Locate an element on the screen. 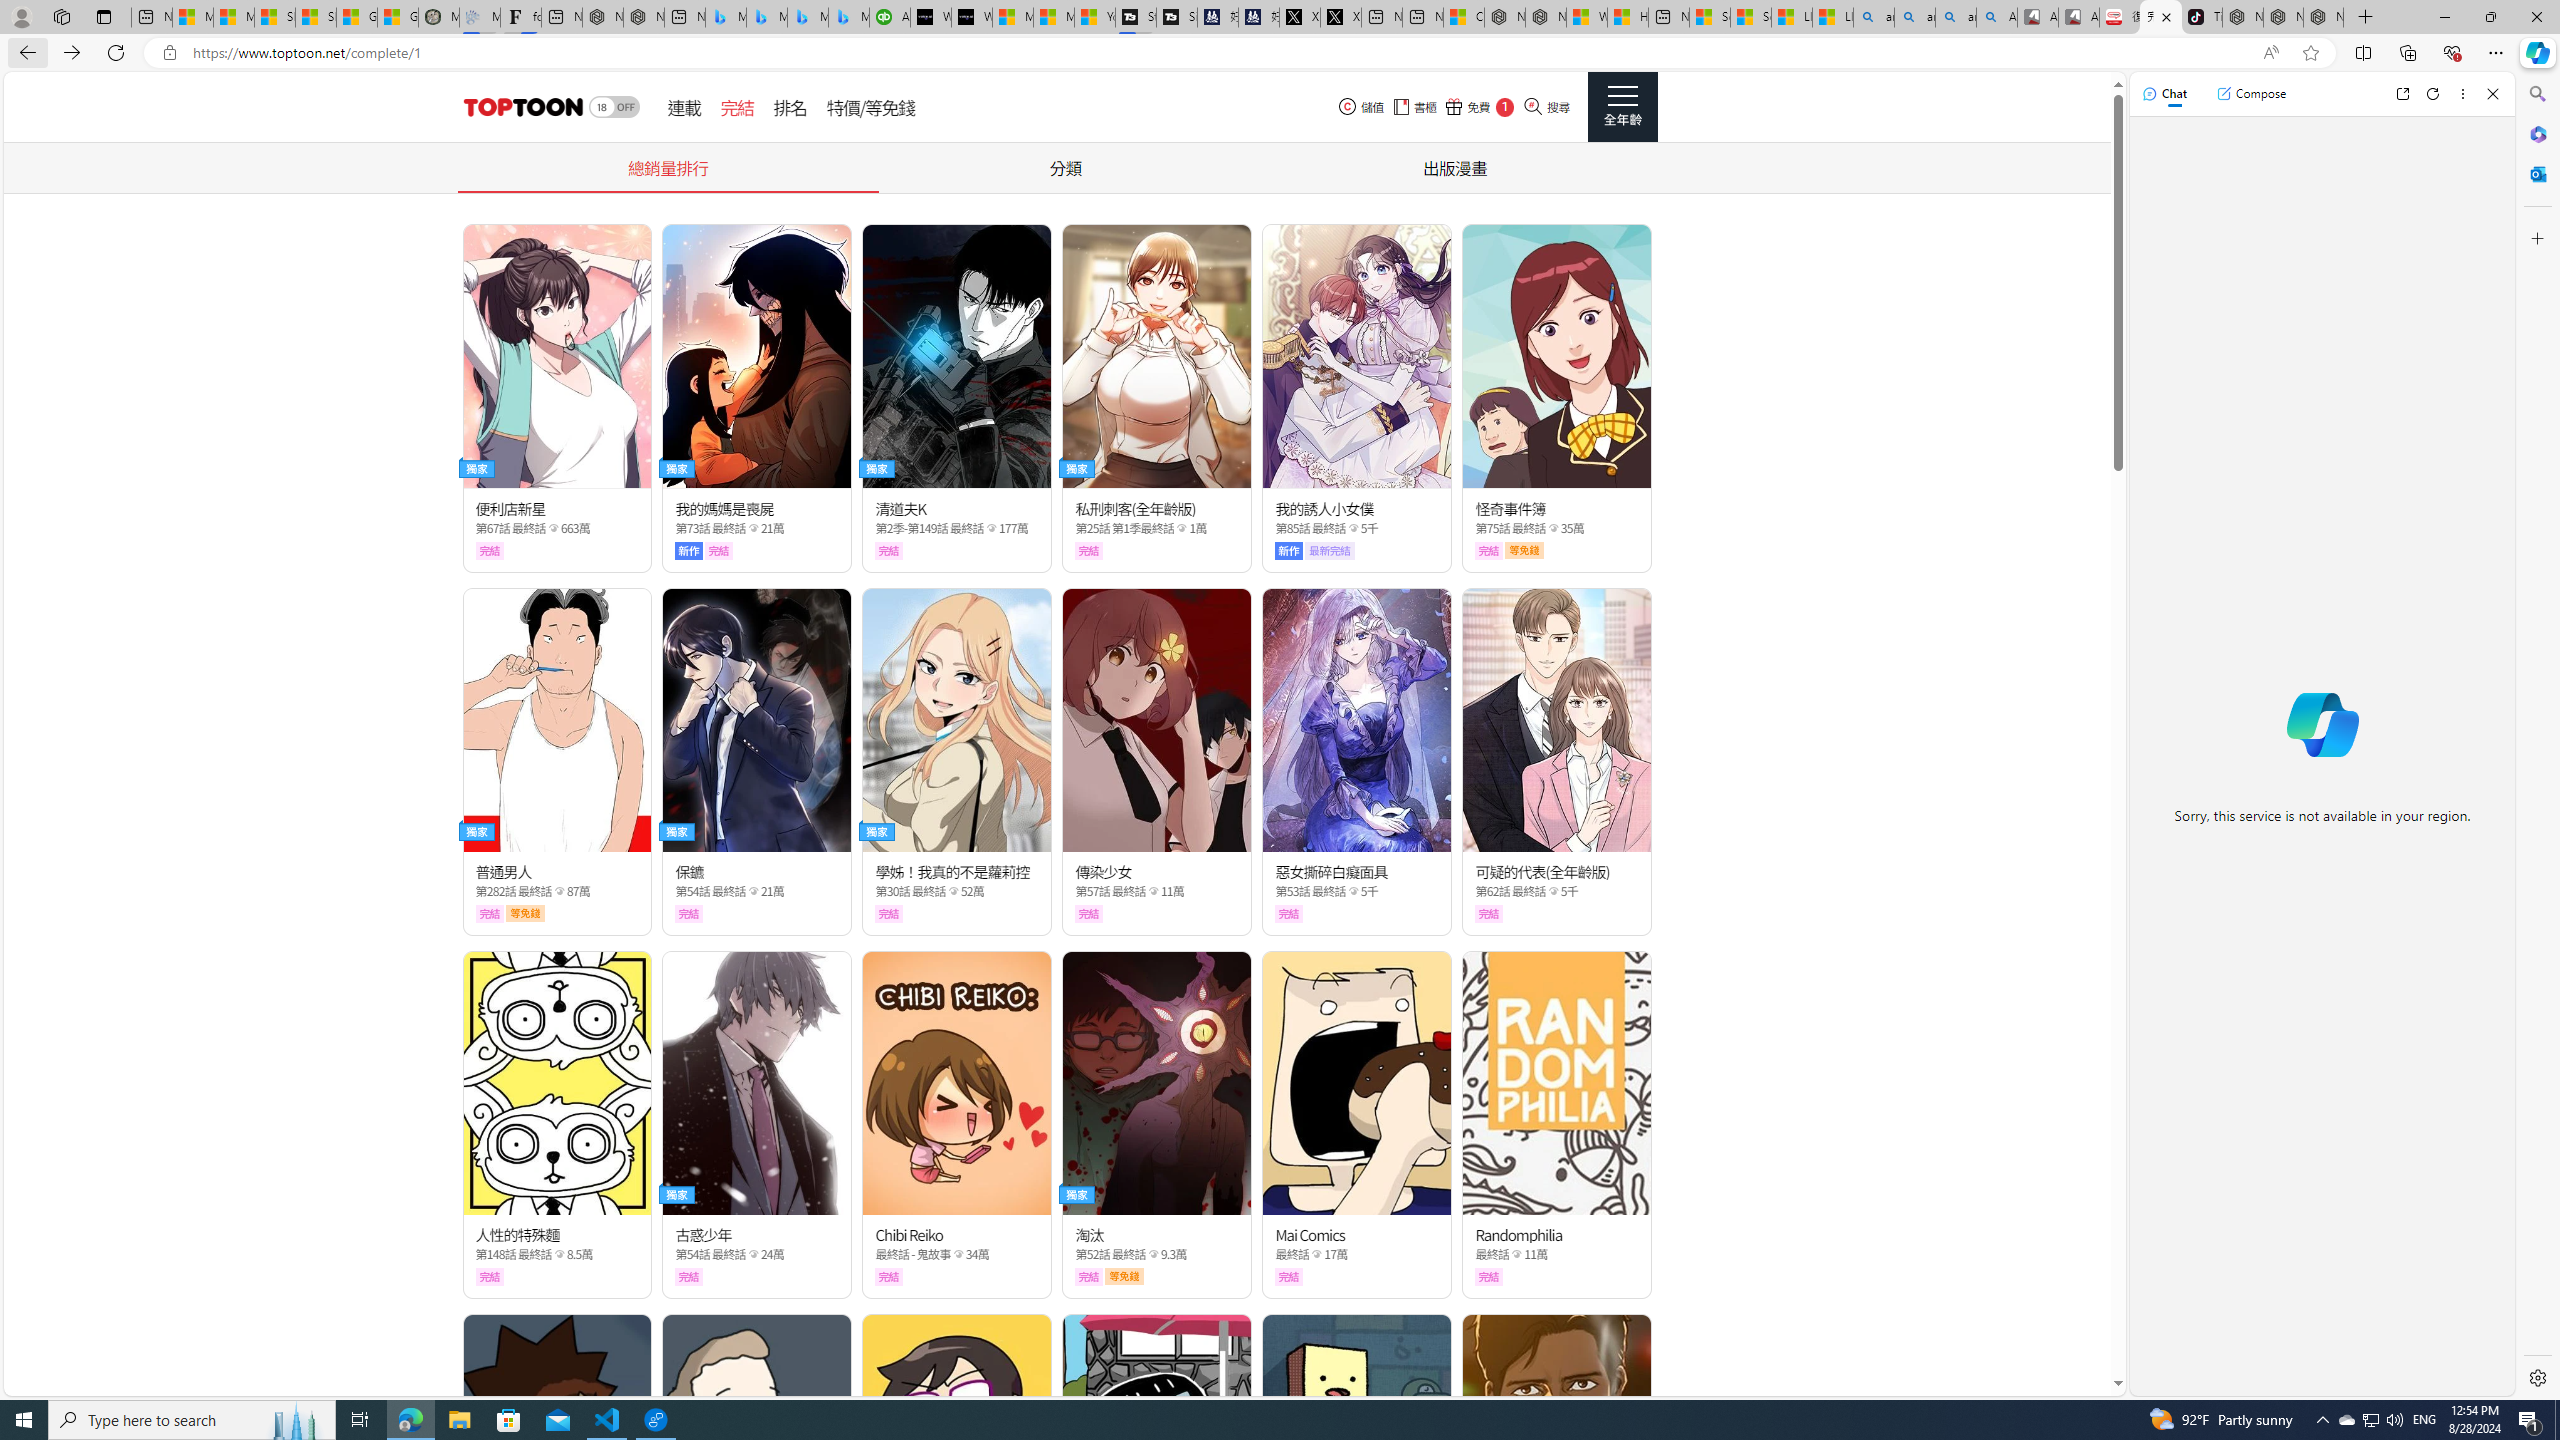  'Class: side_menu_btn actionRightMenuBtn' is located at coordinates (1622, 107).